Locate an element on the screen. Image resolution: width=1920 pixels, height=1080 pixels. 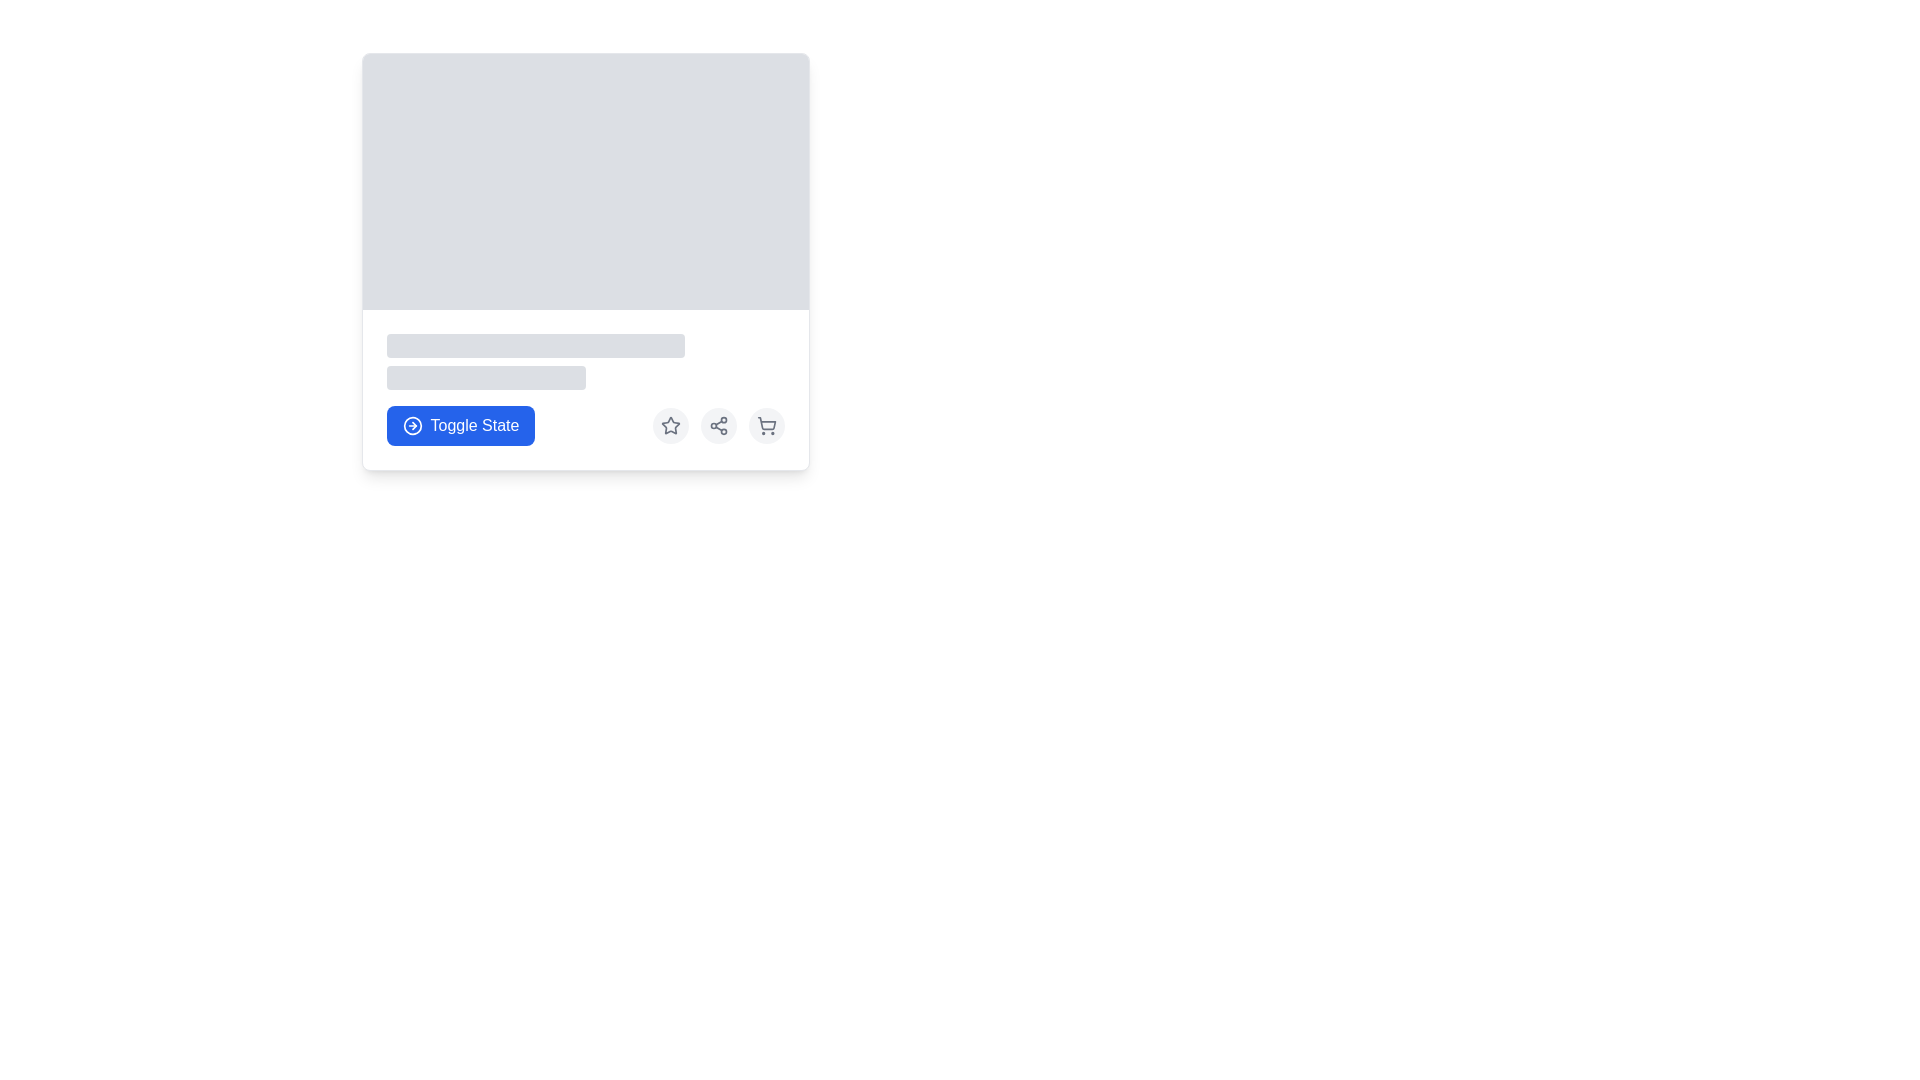
the star-shaped icon with a gray outline, located directly to the right of the 'Toggle State' button is located at coordinates (670, 424).